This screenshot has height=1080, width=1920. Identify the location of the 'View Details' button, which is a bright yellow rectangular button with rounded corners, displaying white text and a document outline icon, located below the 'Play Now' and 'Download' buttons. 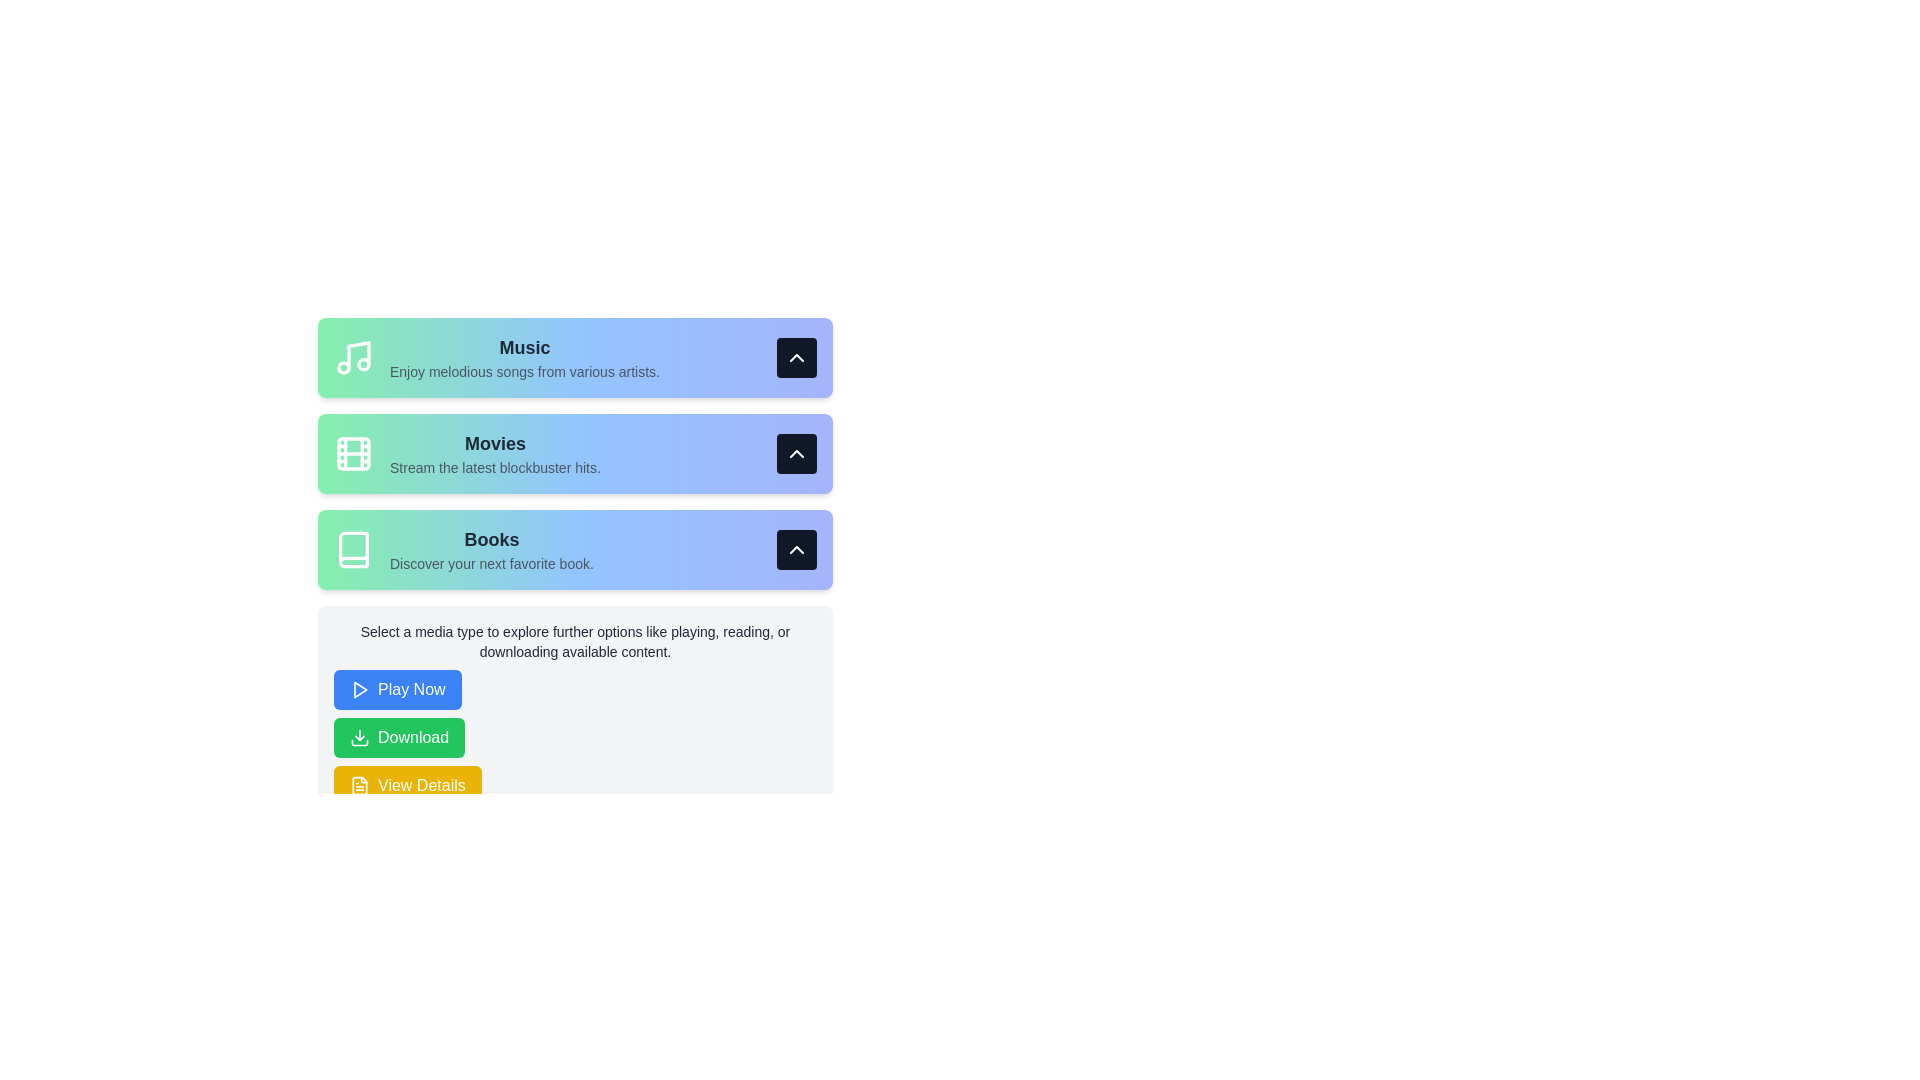
(406, 785).